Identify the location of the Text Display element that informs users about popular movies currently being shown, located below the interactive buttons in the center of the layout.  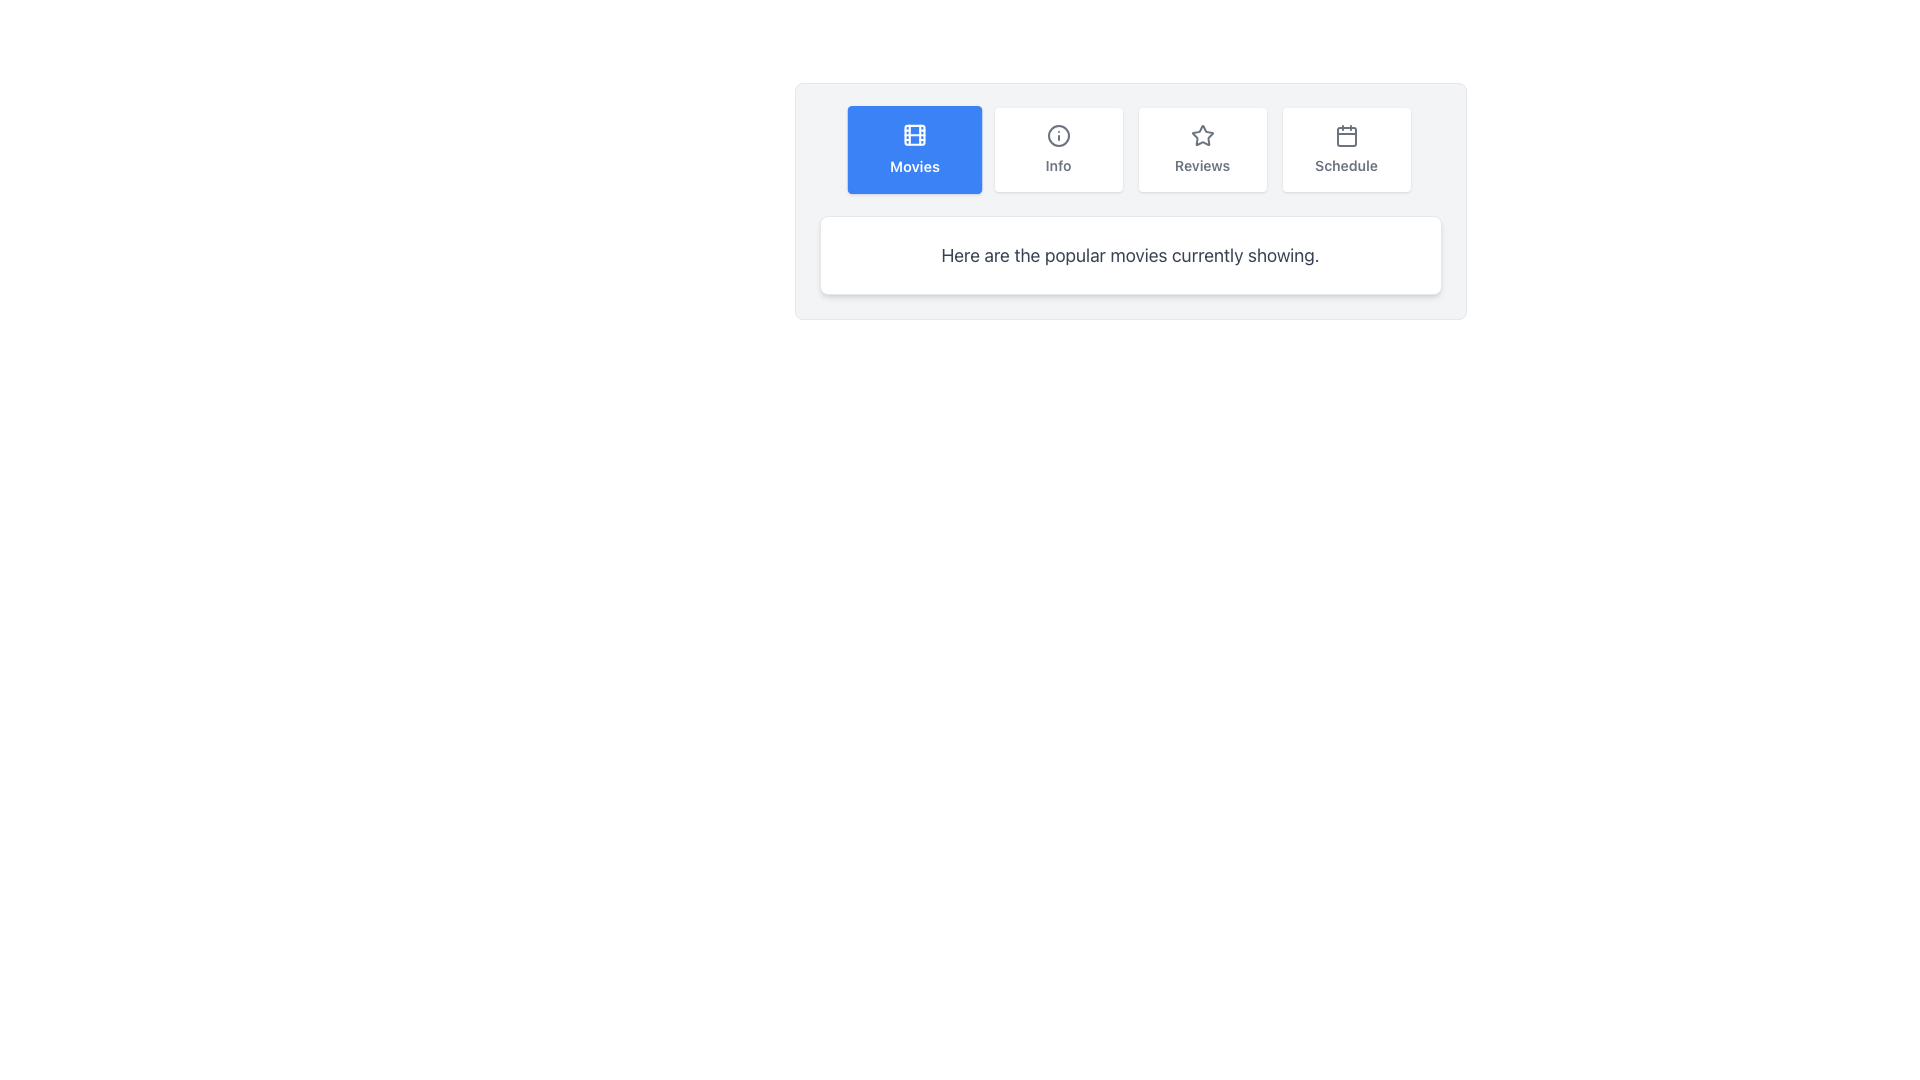
(1130, 254).